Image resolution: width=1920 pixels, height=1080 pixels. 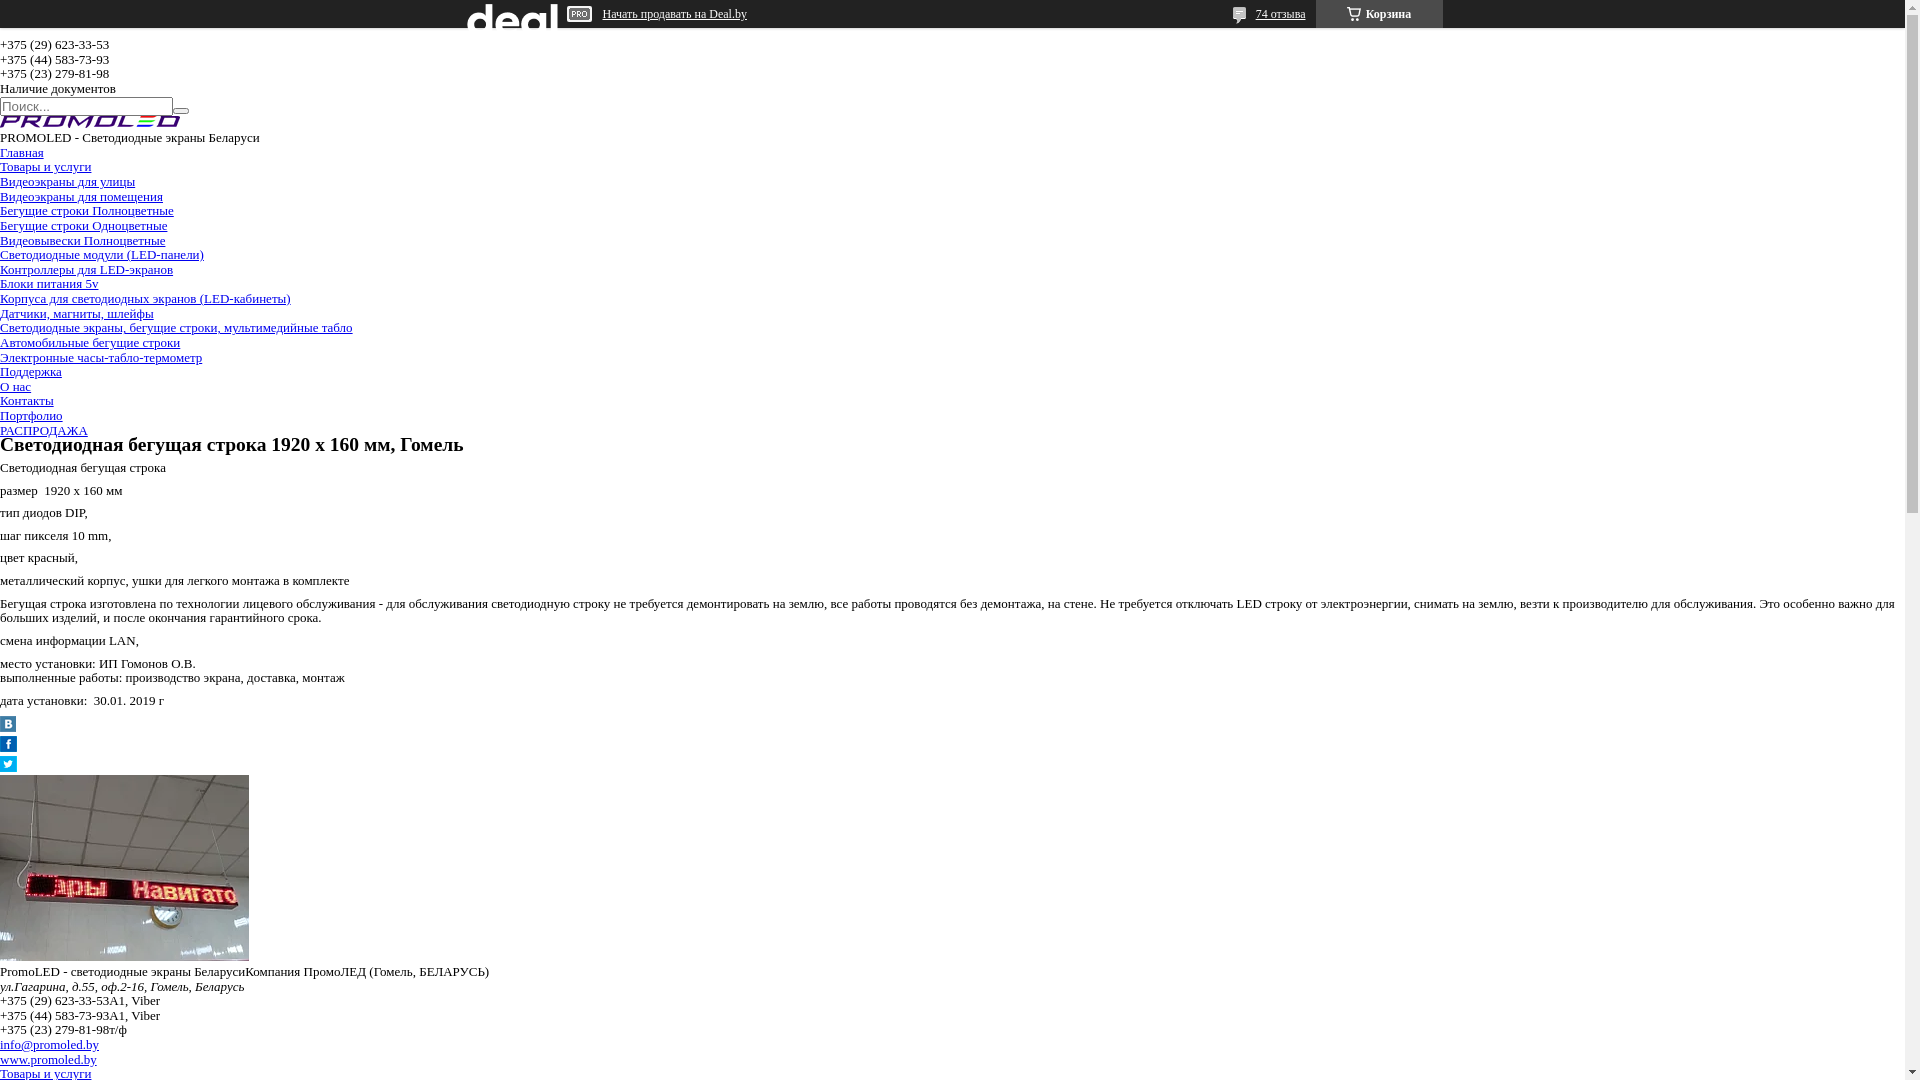 What do you see at coordinates (49, 1043) in the screenshot?
I see `'info@promoled.by'` at bounding box center [49, 1043].